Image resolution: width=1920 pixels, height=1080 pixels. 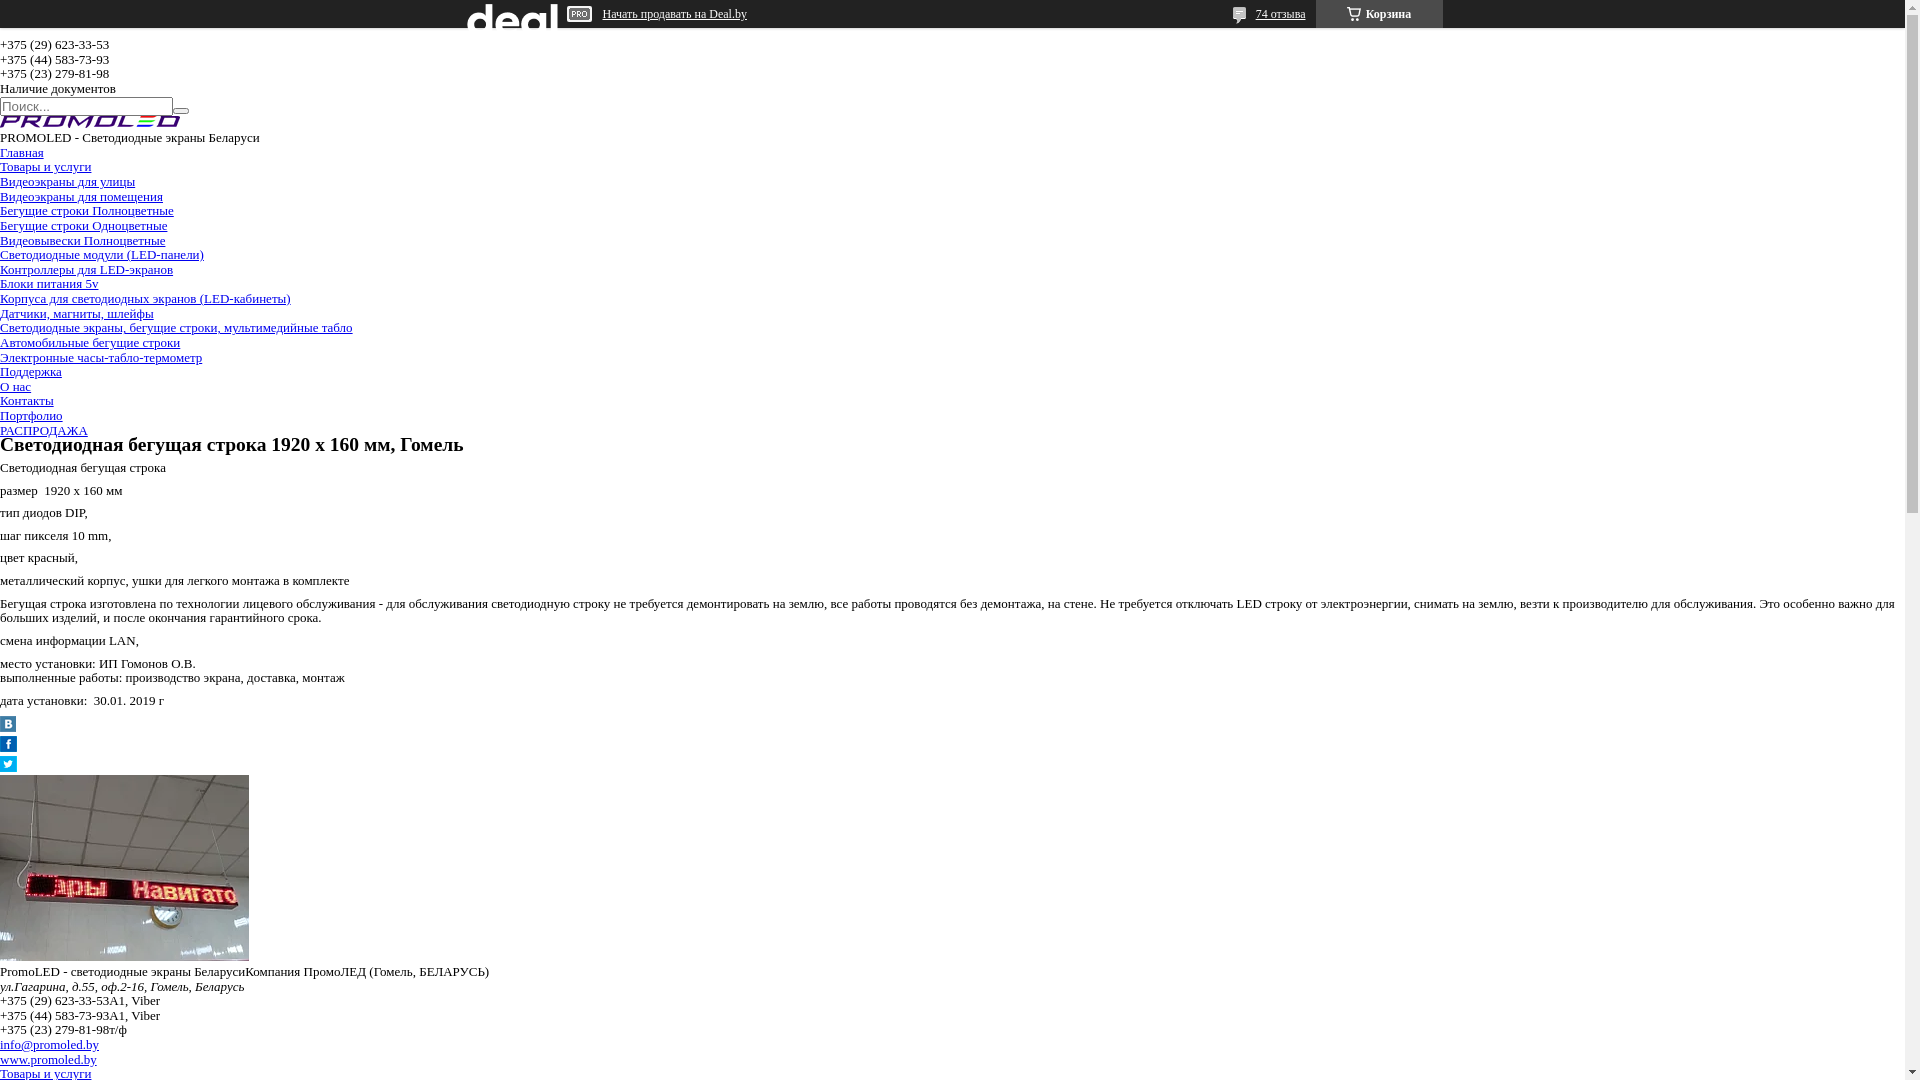 What do you see at coordinates (49, 1043) in the screenshot?
I see `'info@promoled.by'` at bounding box center [49, 1043].